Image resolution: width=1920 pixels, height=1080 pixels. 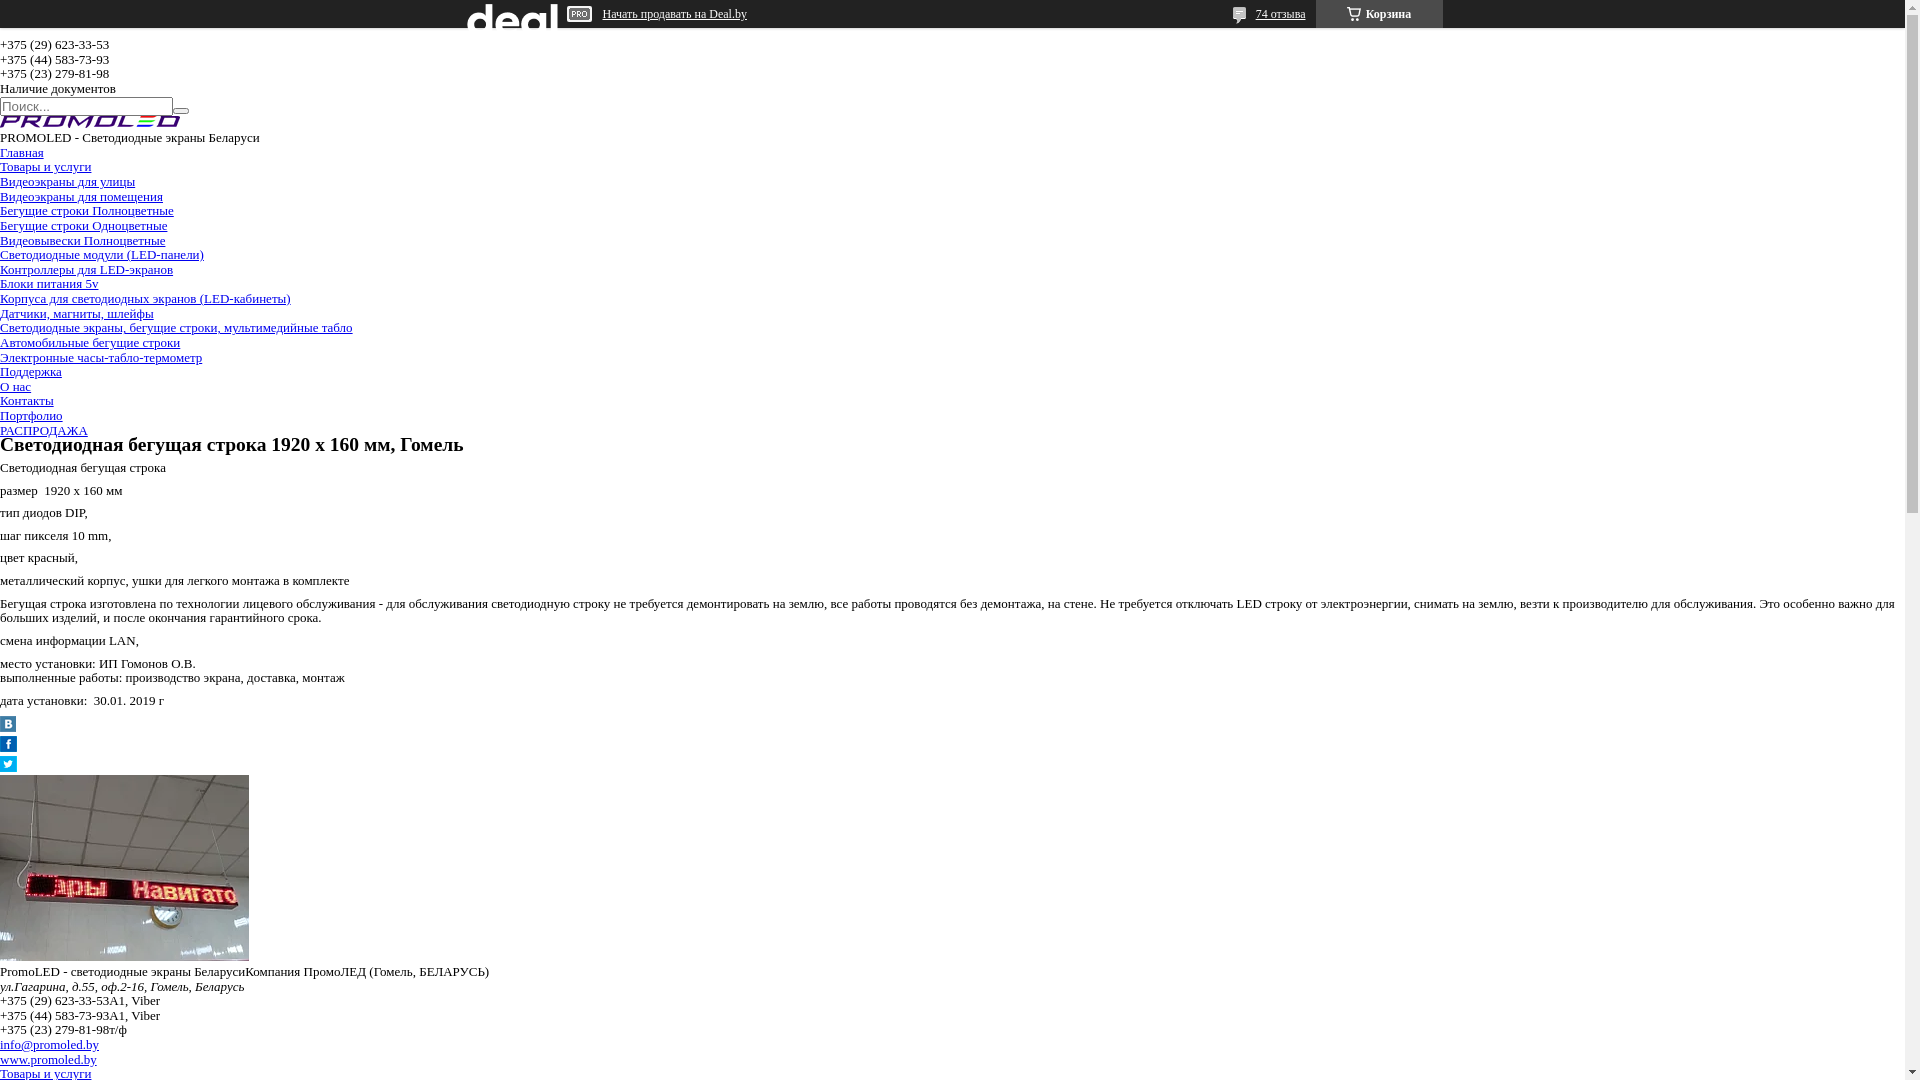 What do you see at coordinates (49, 1043) in the screenshot?
I see `'info@promoled.by'` at bounding box center [49, 1043].